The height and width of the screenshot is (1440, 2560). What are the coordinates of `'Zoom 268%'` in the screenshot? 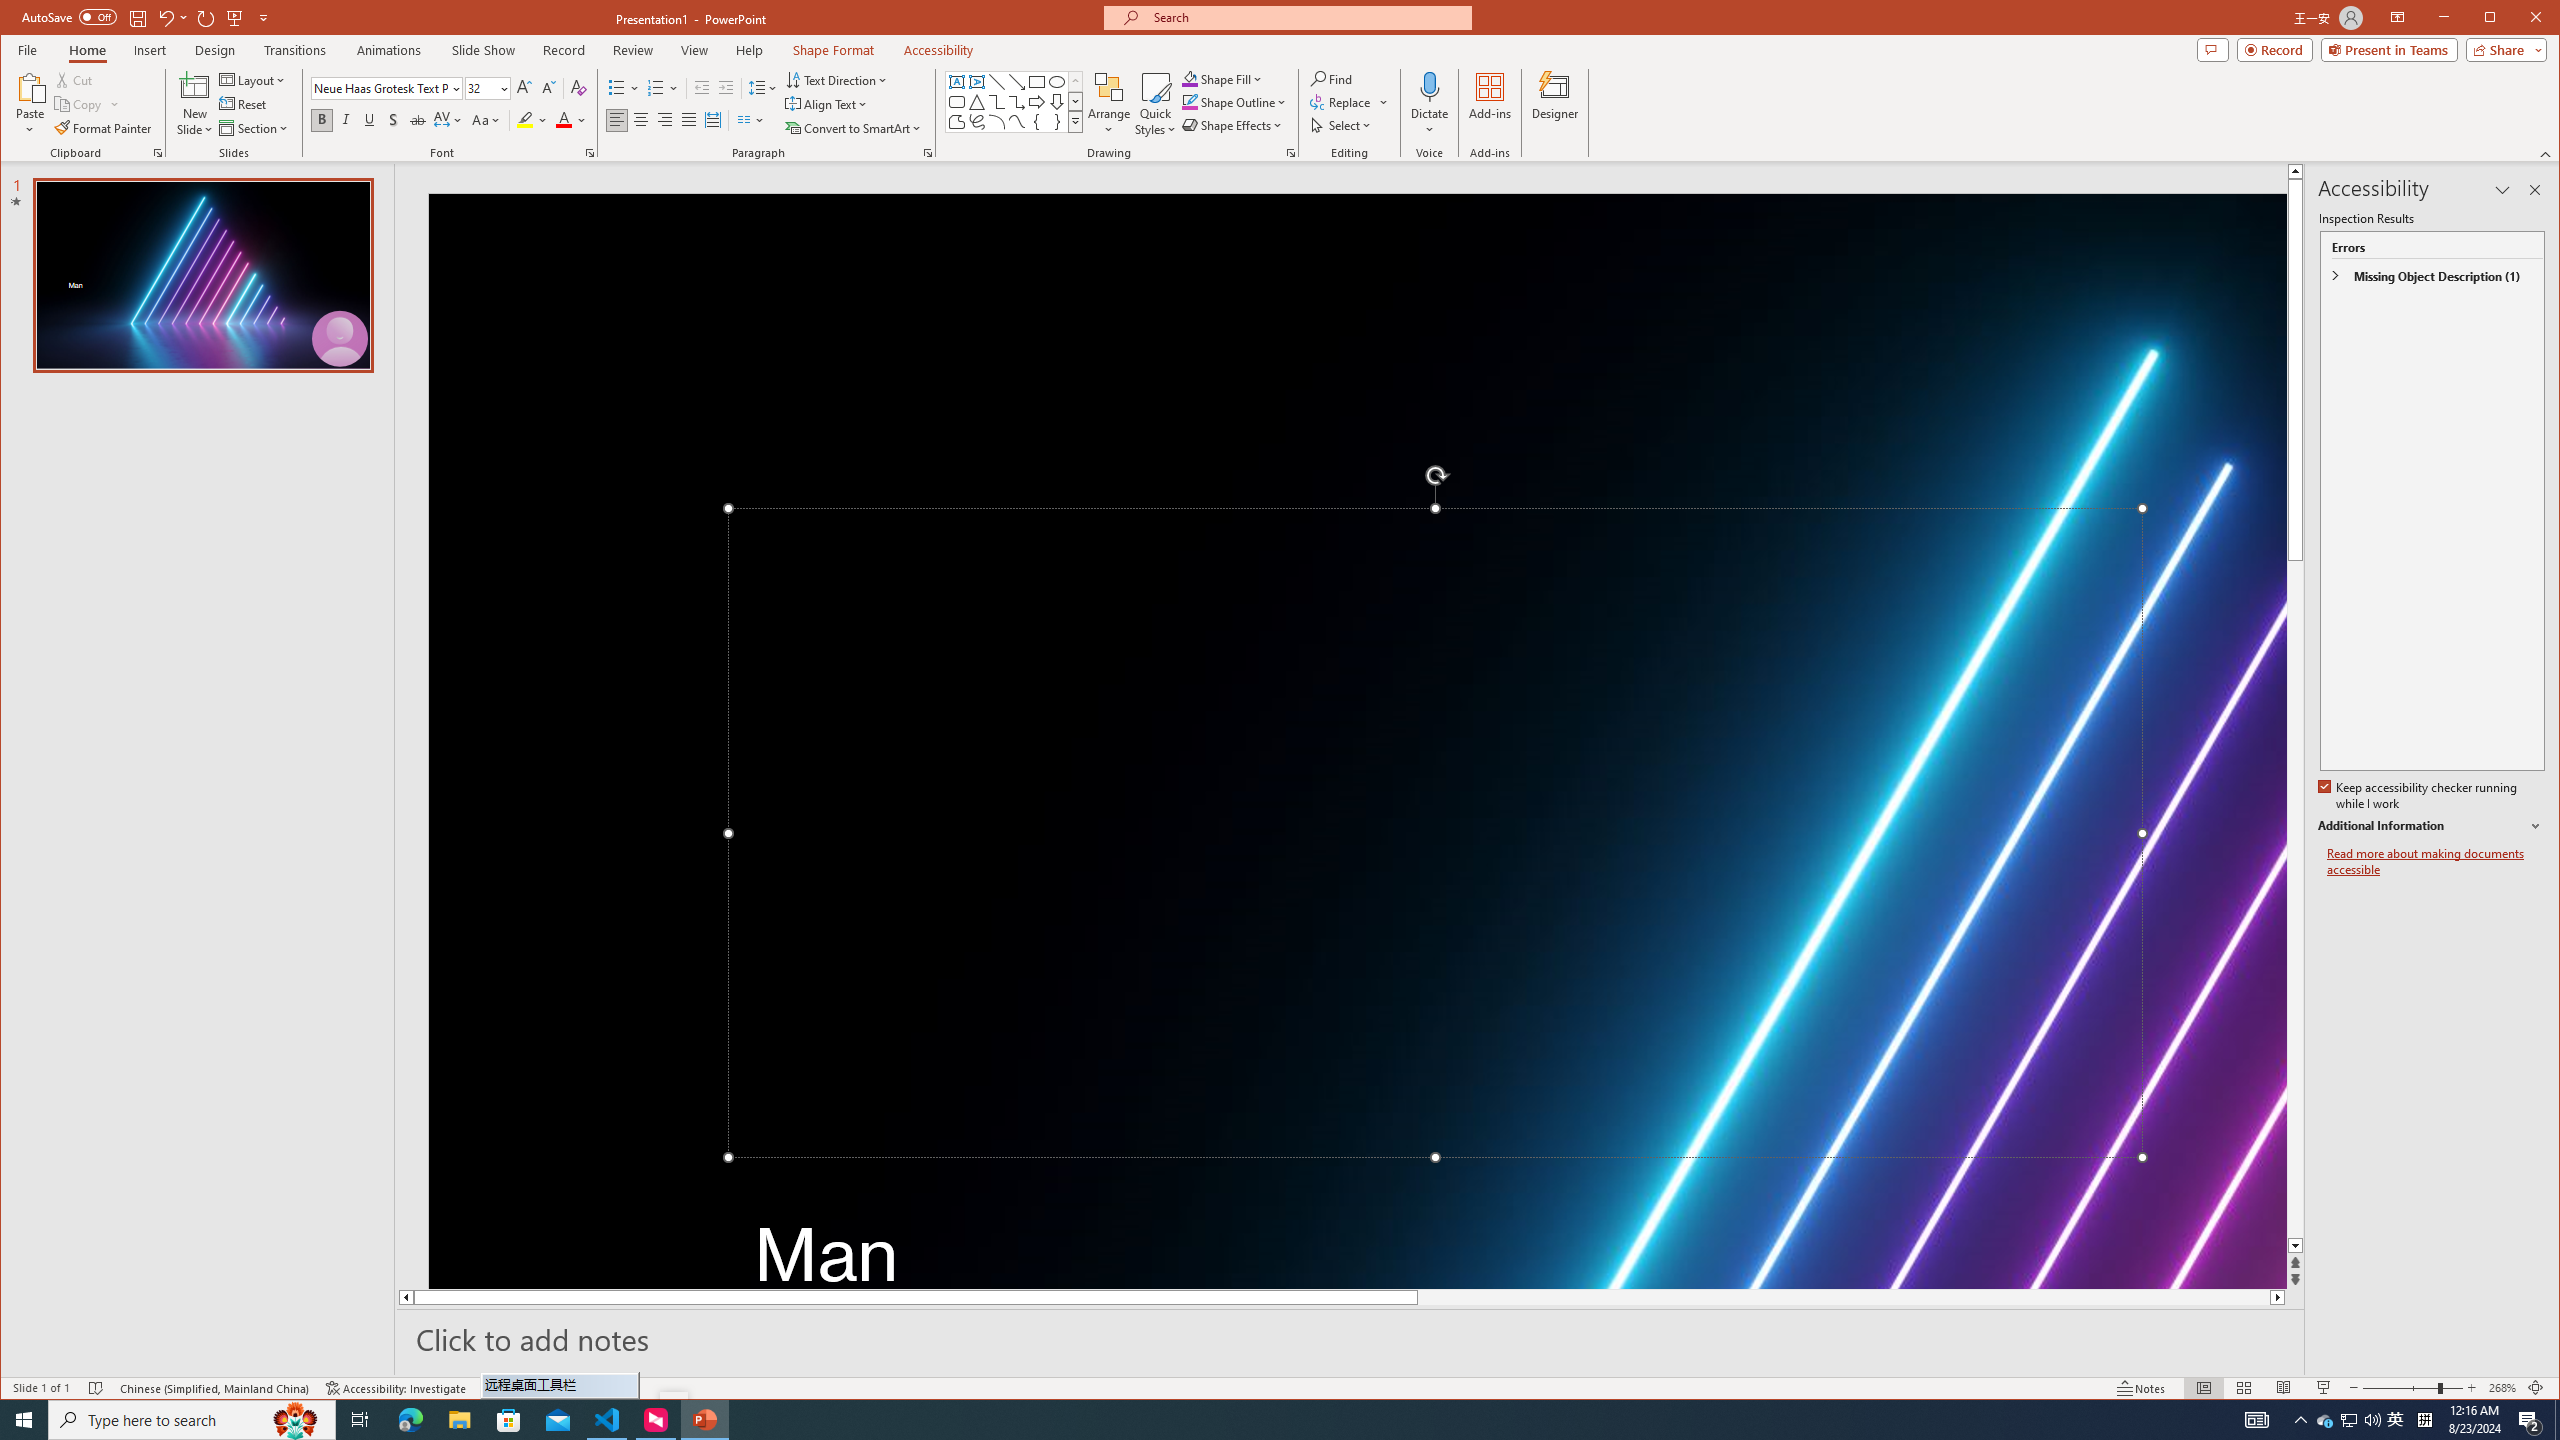 It's located at (2502, 1387).